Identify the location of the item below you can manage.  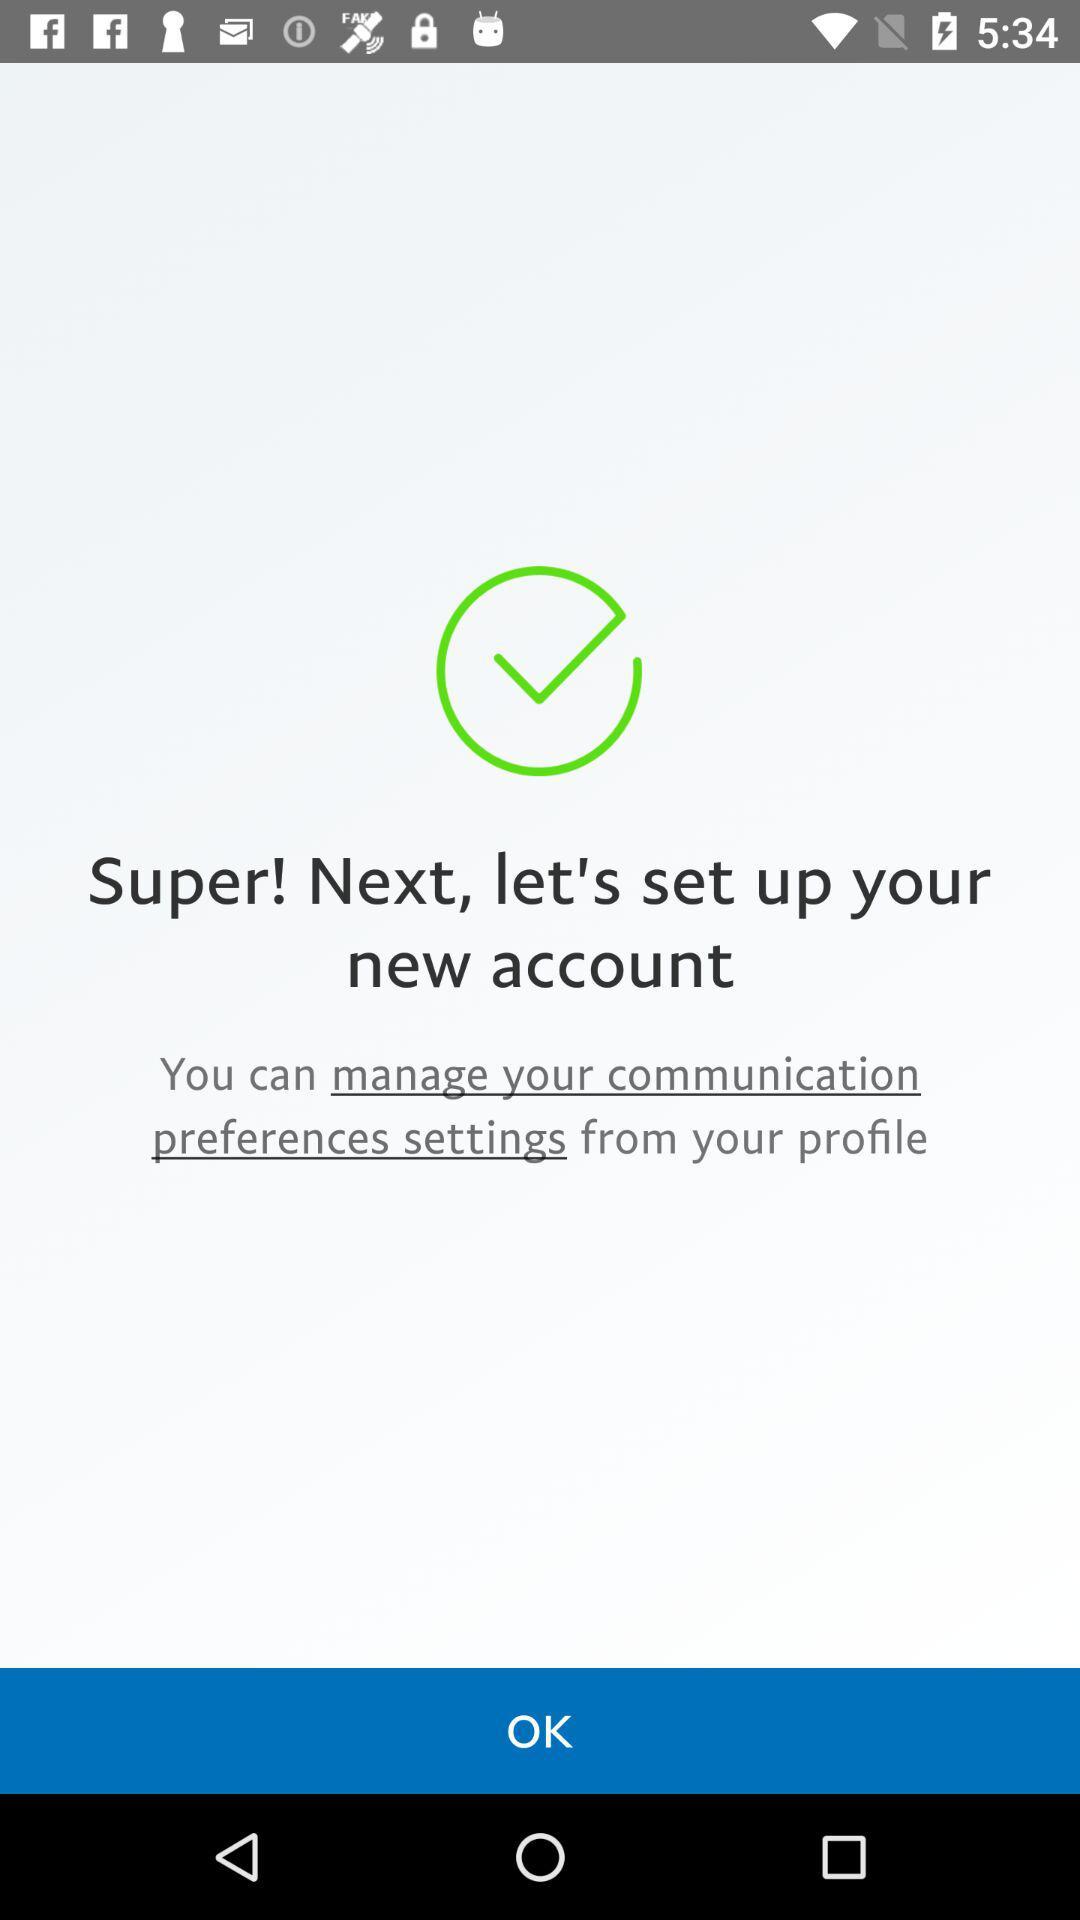
(540, 1730).